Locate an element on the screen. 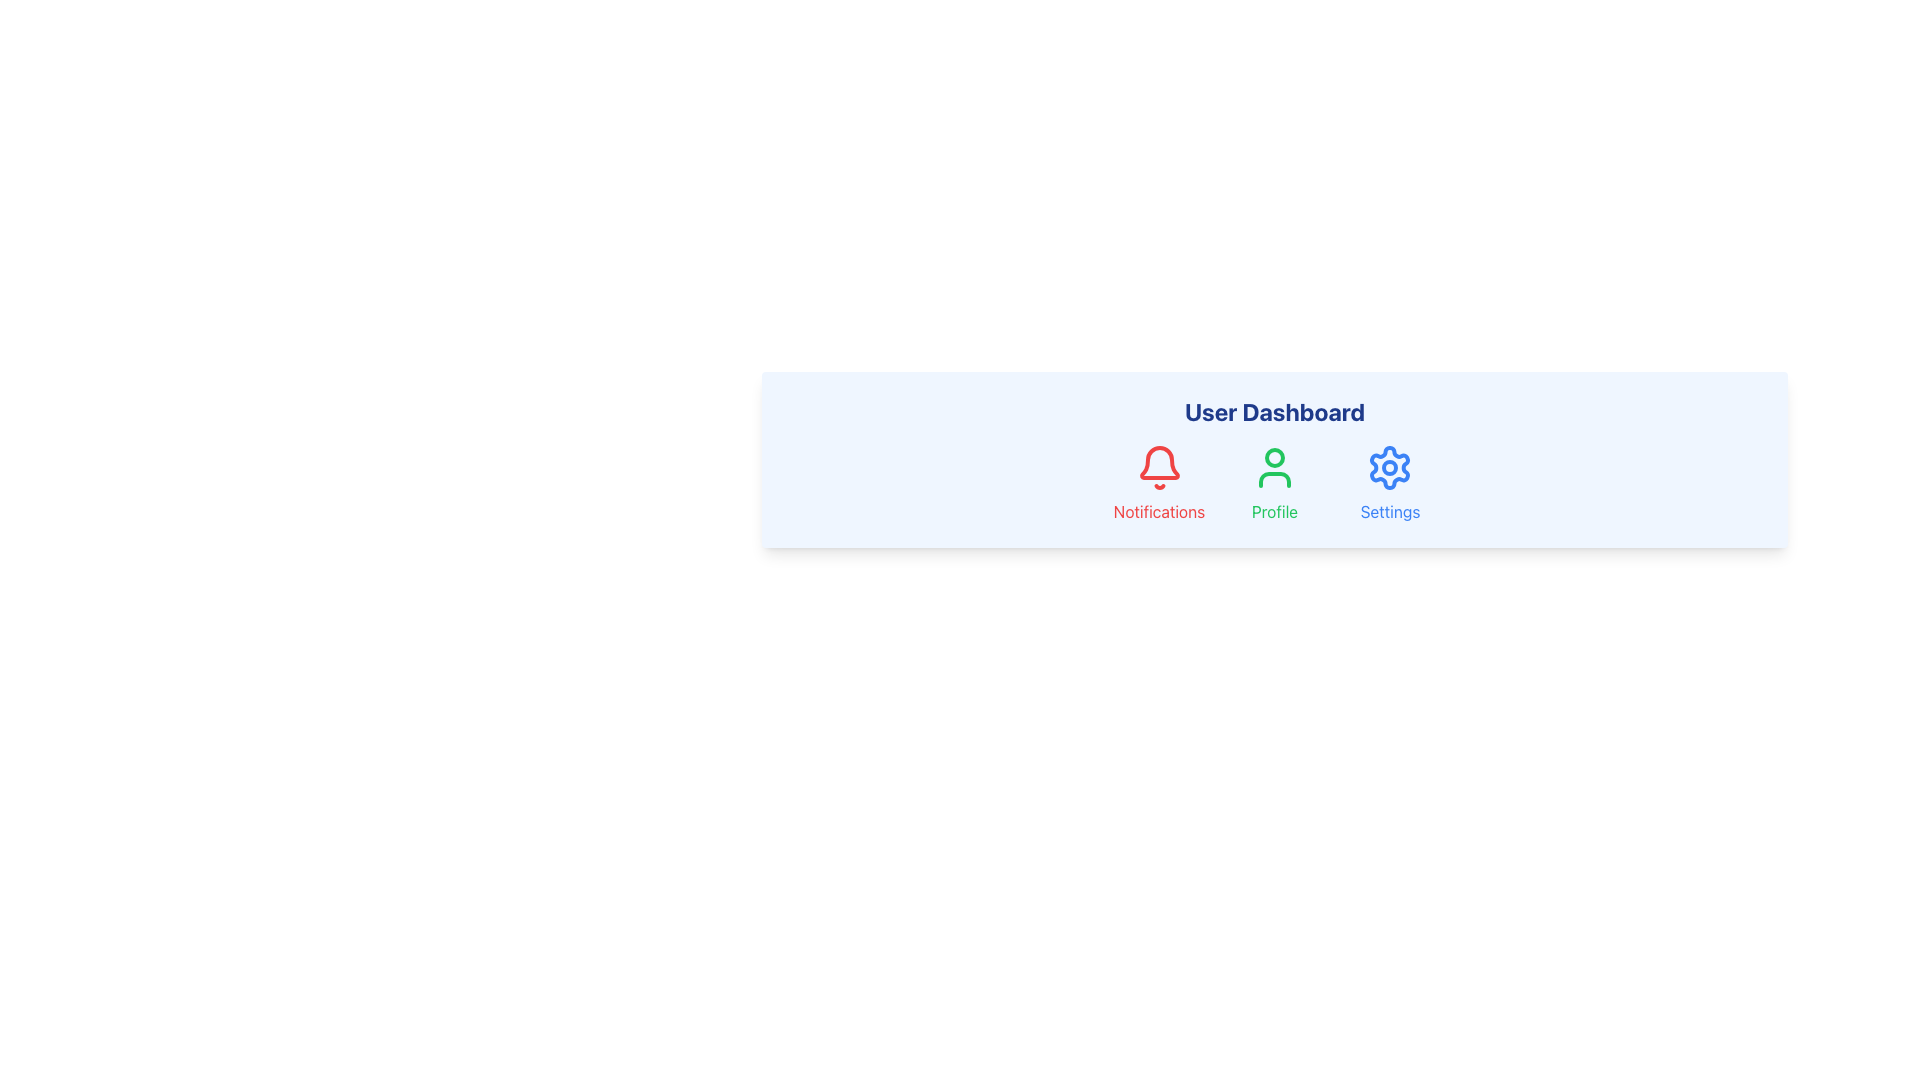 The image size is (1920, 1080). the notification bell icon located in the 'Notifications' section, characterized by its red stroke and hollow interior is located at coordinates (1159, 467).